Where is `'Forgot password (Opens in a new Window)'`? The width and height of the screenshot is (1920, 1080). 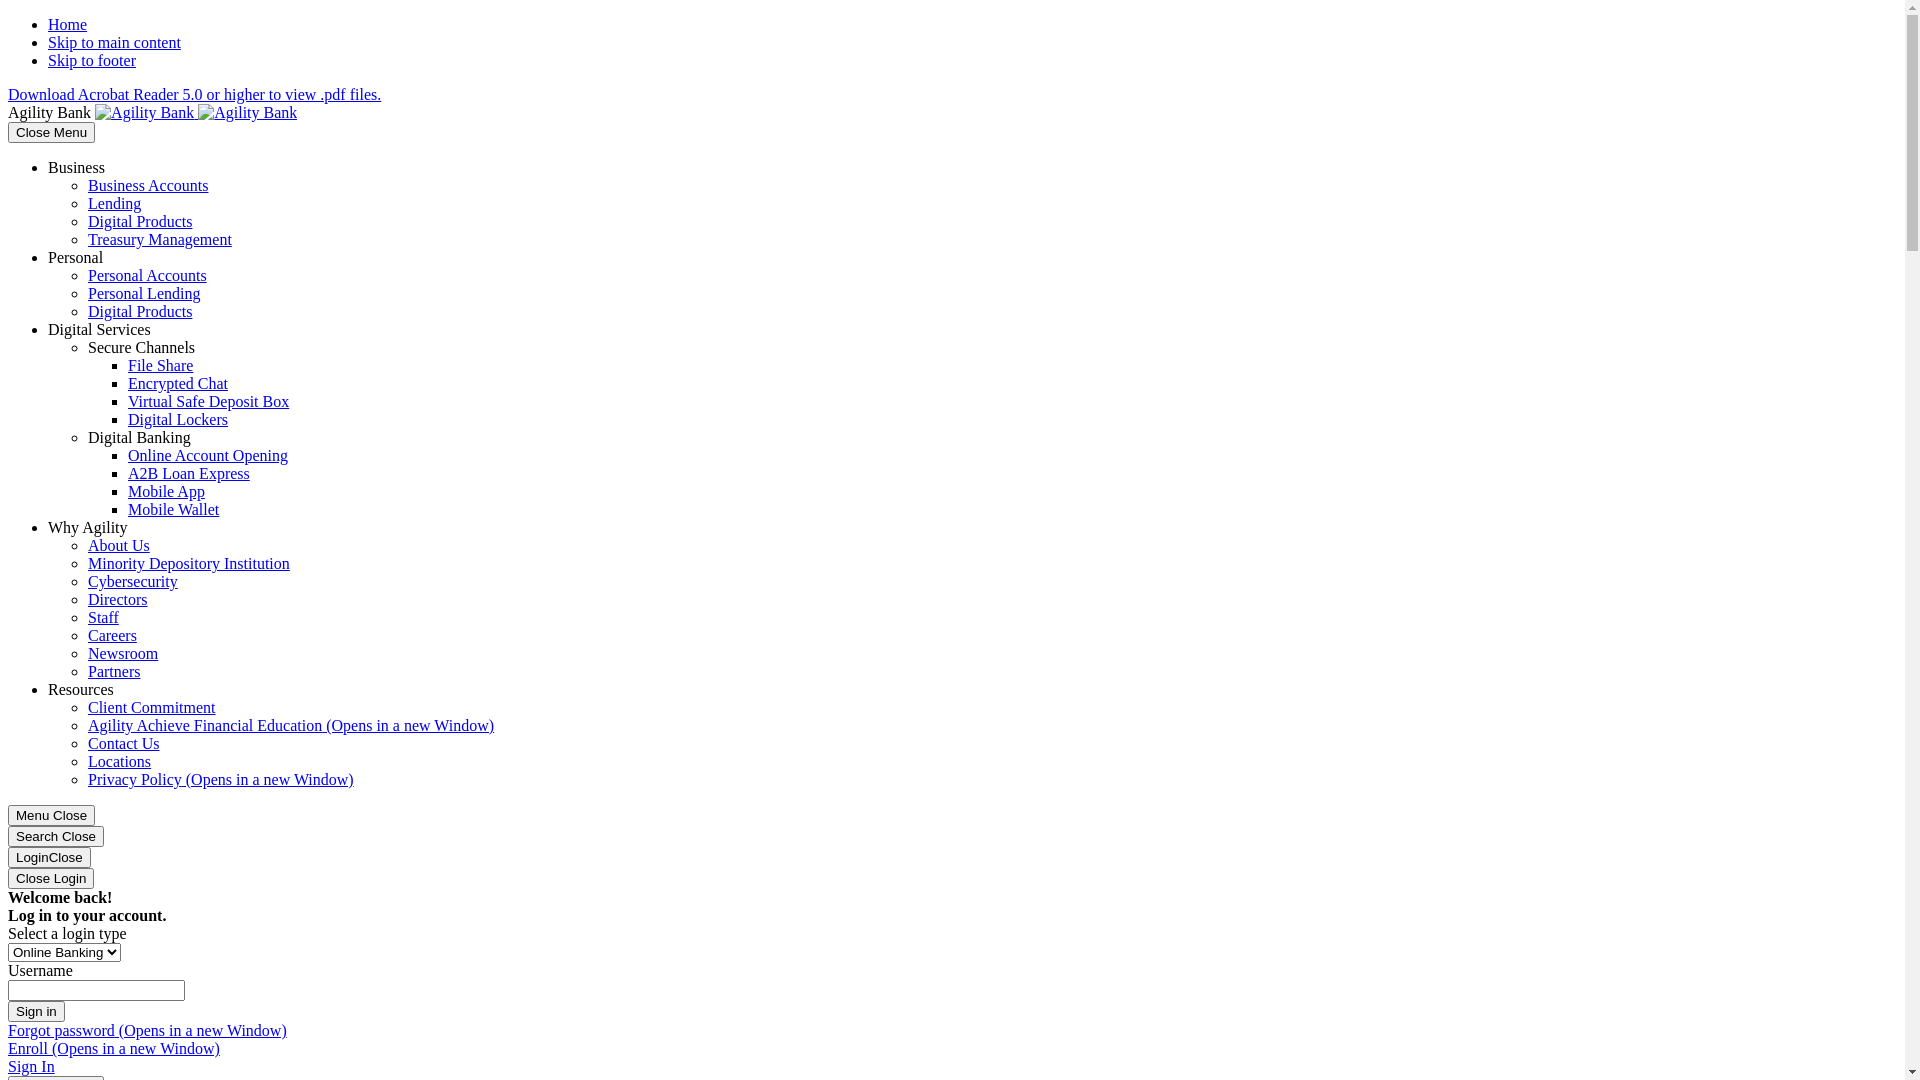
'Forgot password (Opens in a new Window)' is located at coordinates (146, 1030).